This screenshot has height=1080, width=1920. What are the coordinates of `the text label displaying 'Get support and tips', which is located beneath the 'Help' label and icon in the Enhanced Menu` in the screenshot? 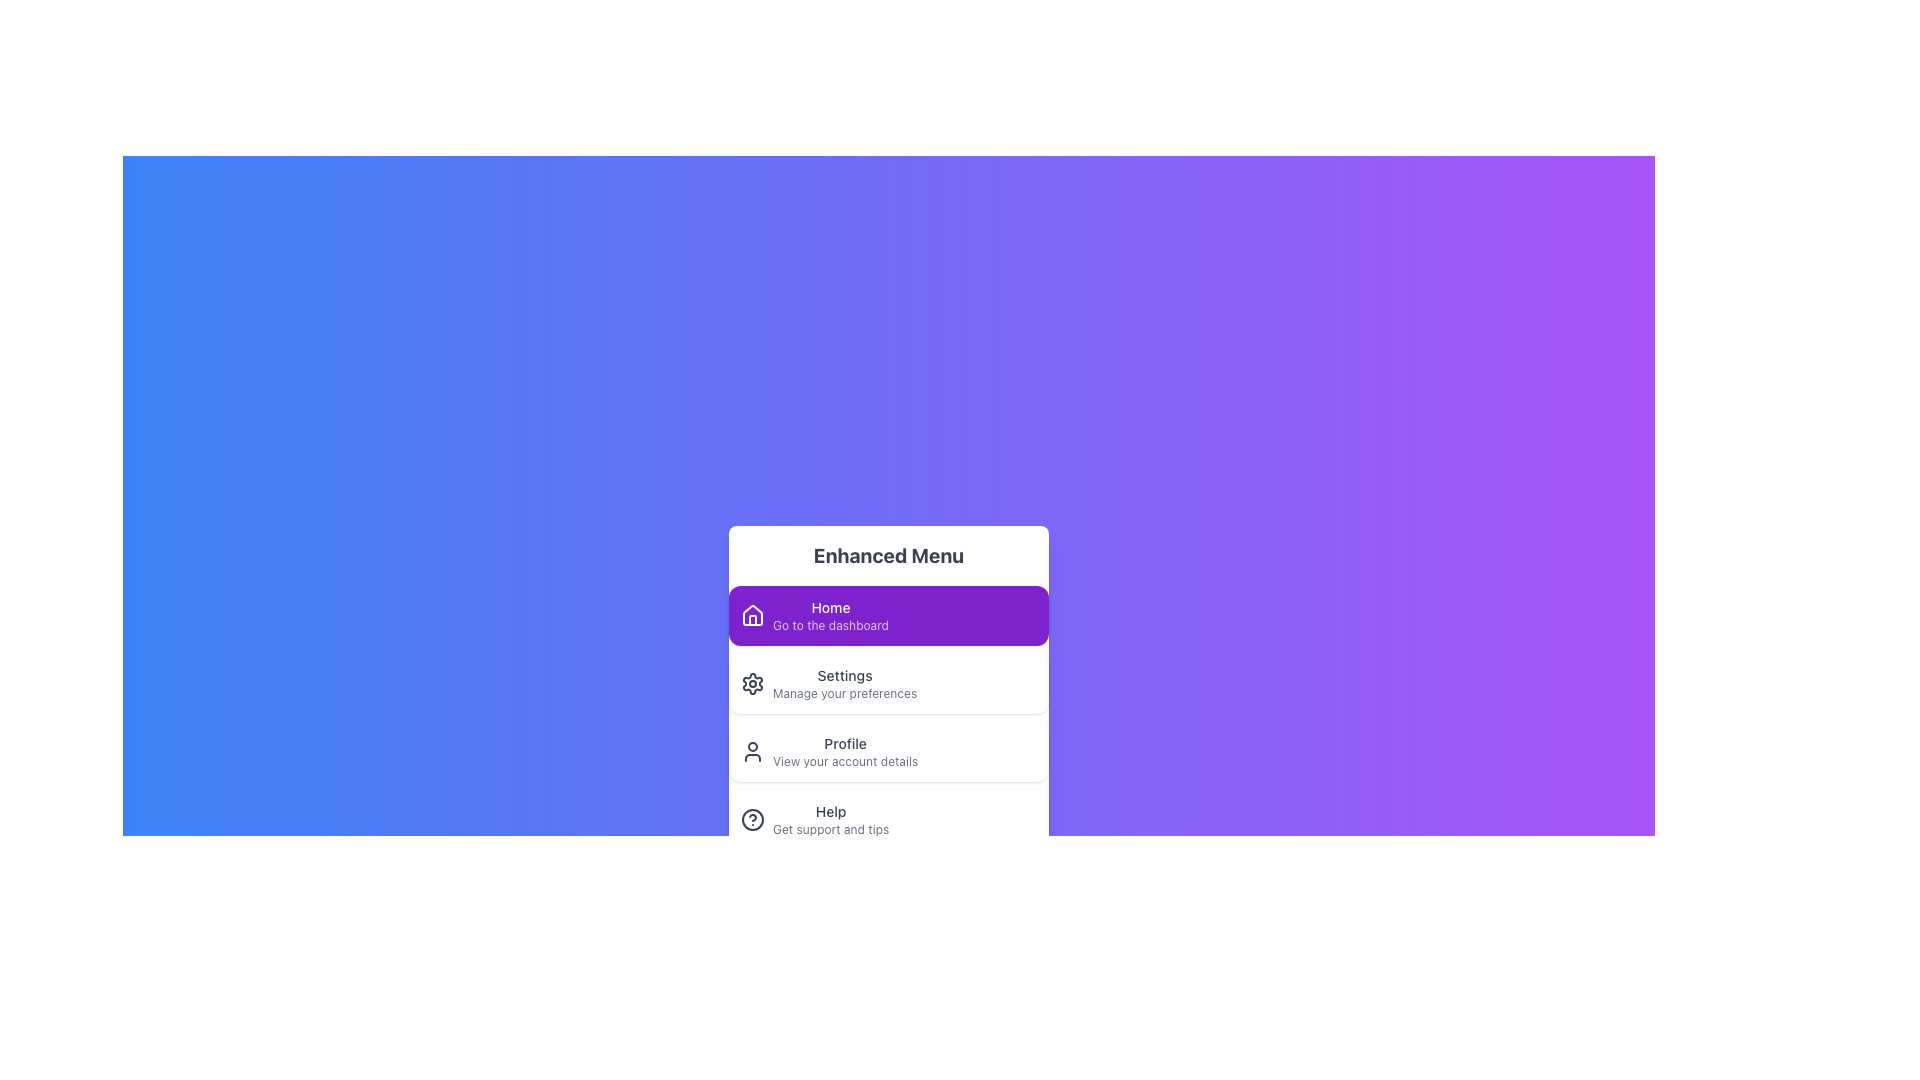 It's located at (831, 829).